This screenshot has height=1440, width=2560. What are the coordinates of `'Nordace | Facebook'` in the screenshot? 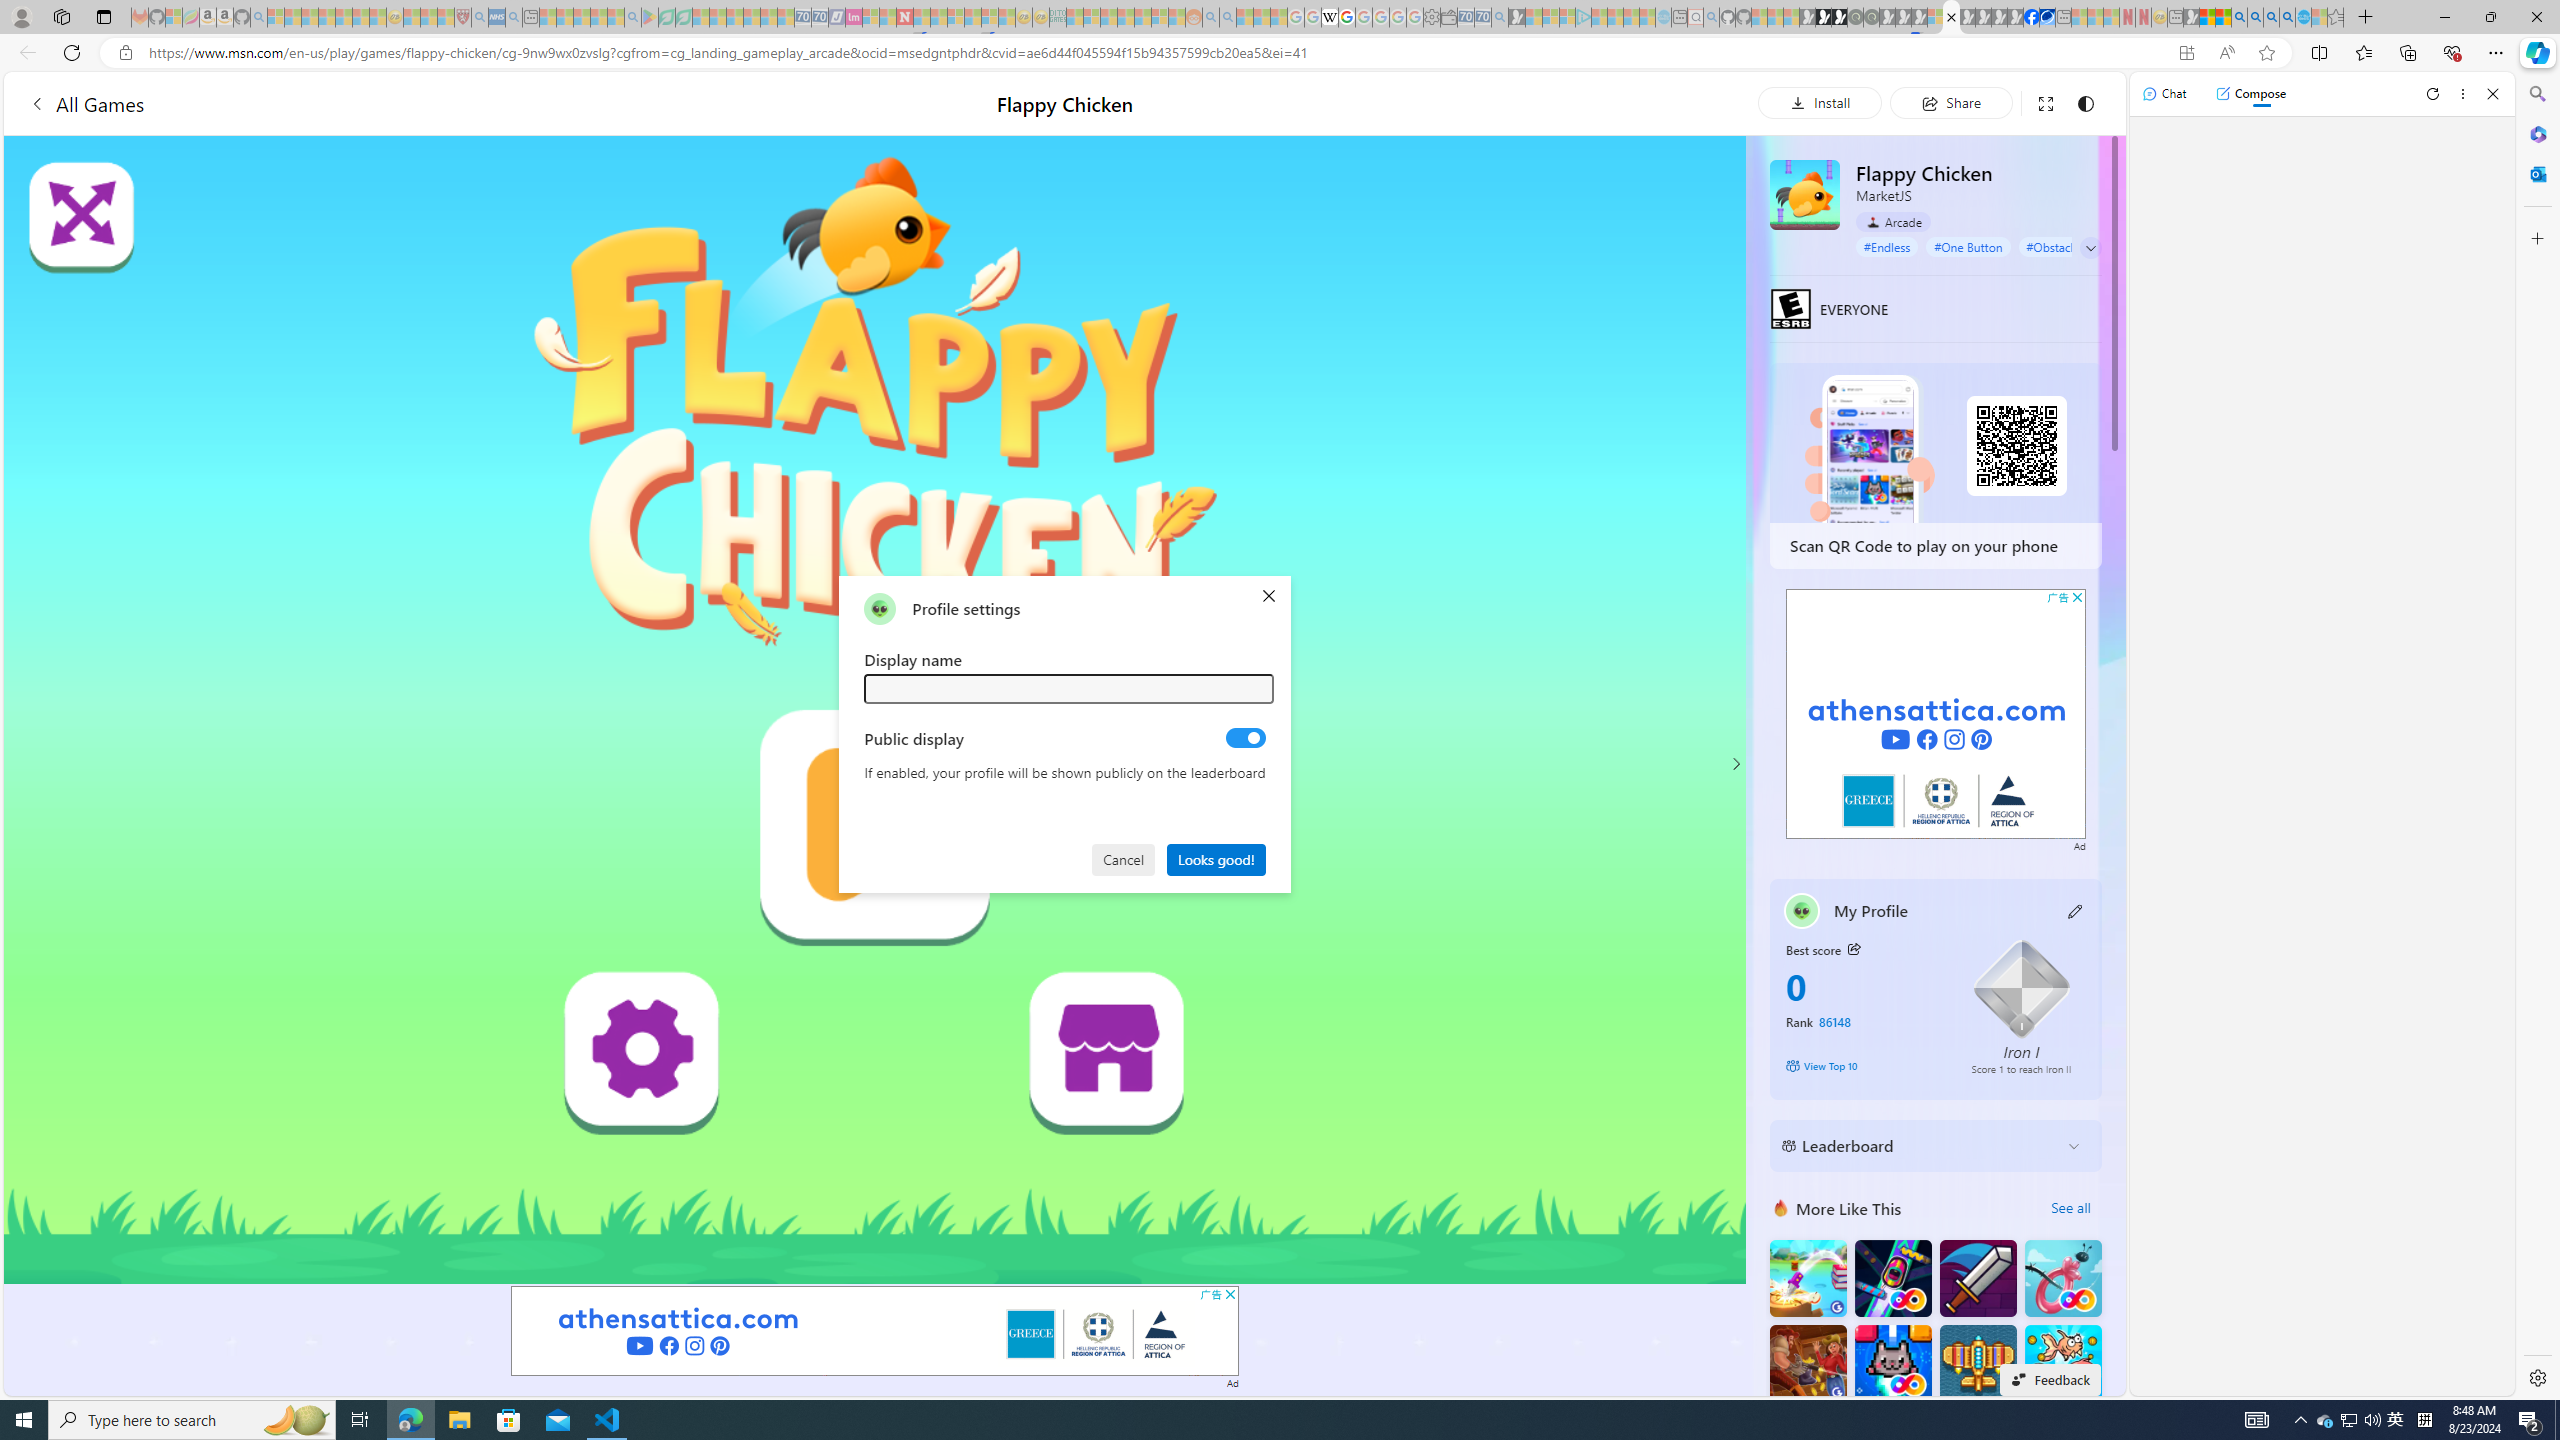 It's located at (2030, 16).